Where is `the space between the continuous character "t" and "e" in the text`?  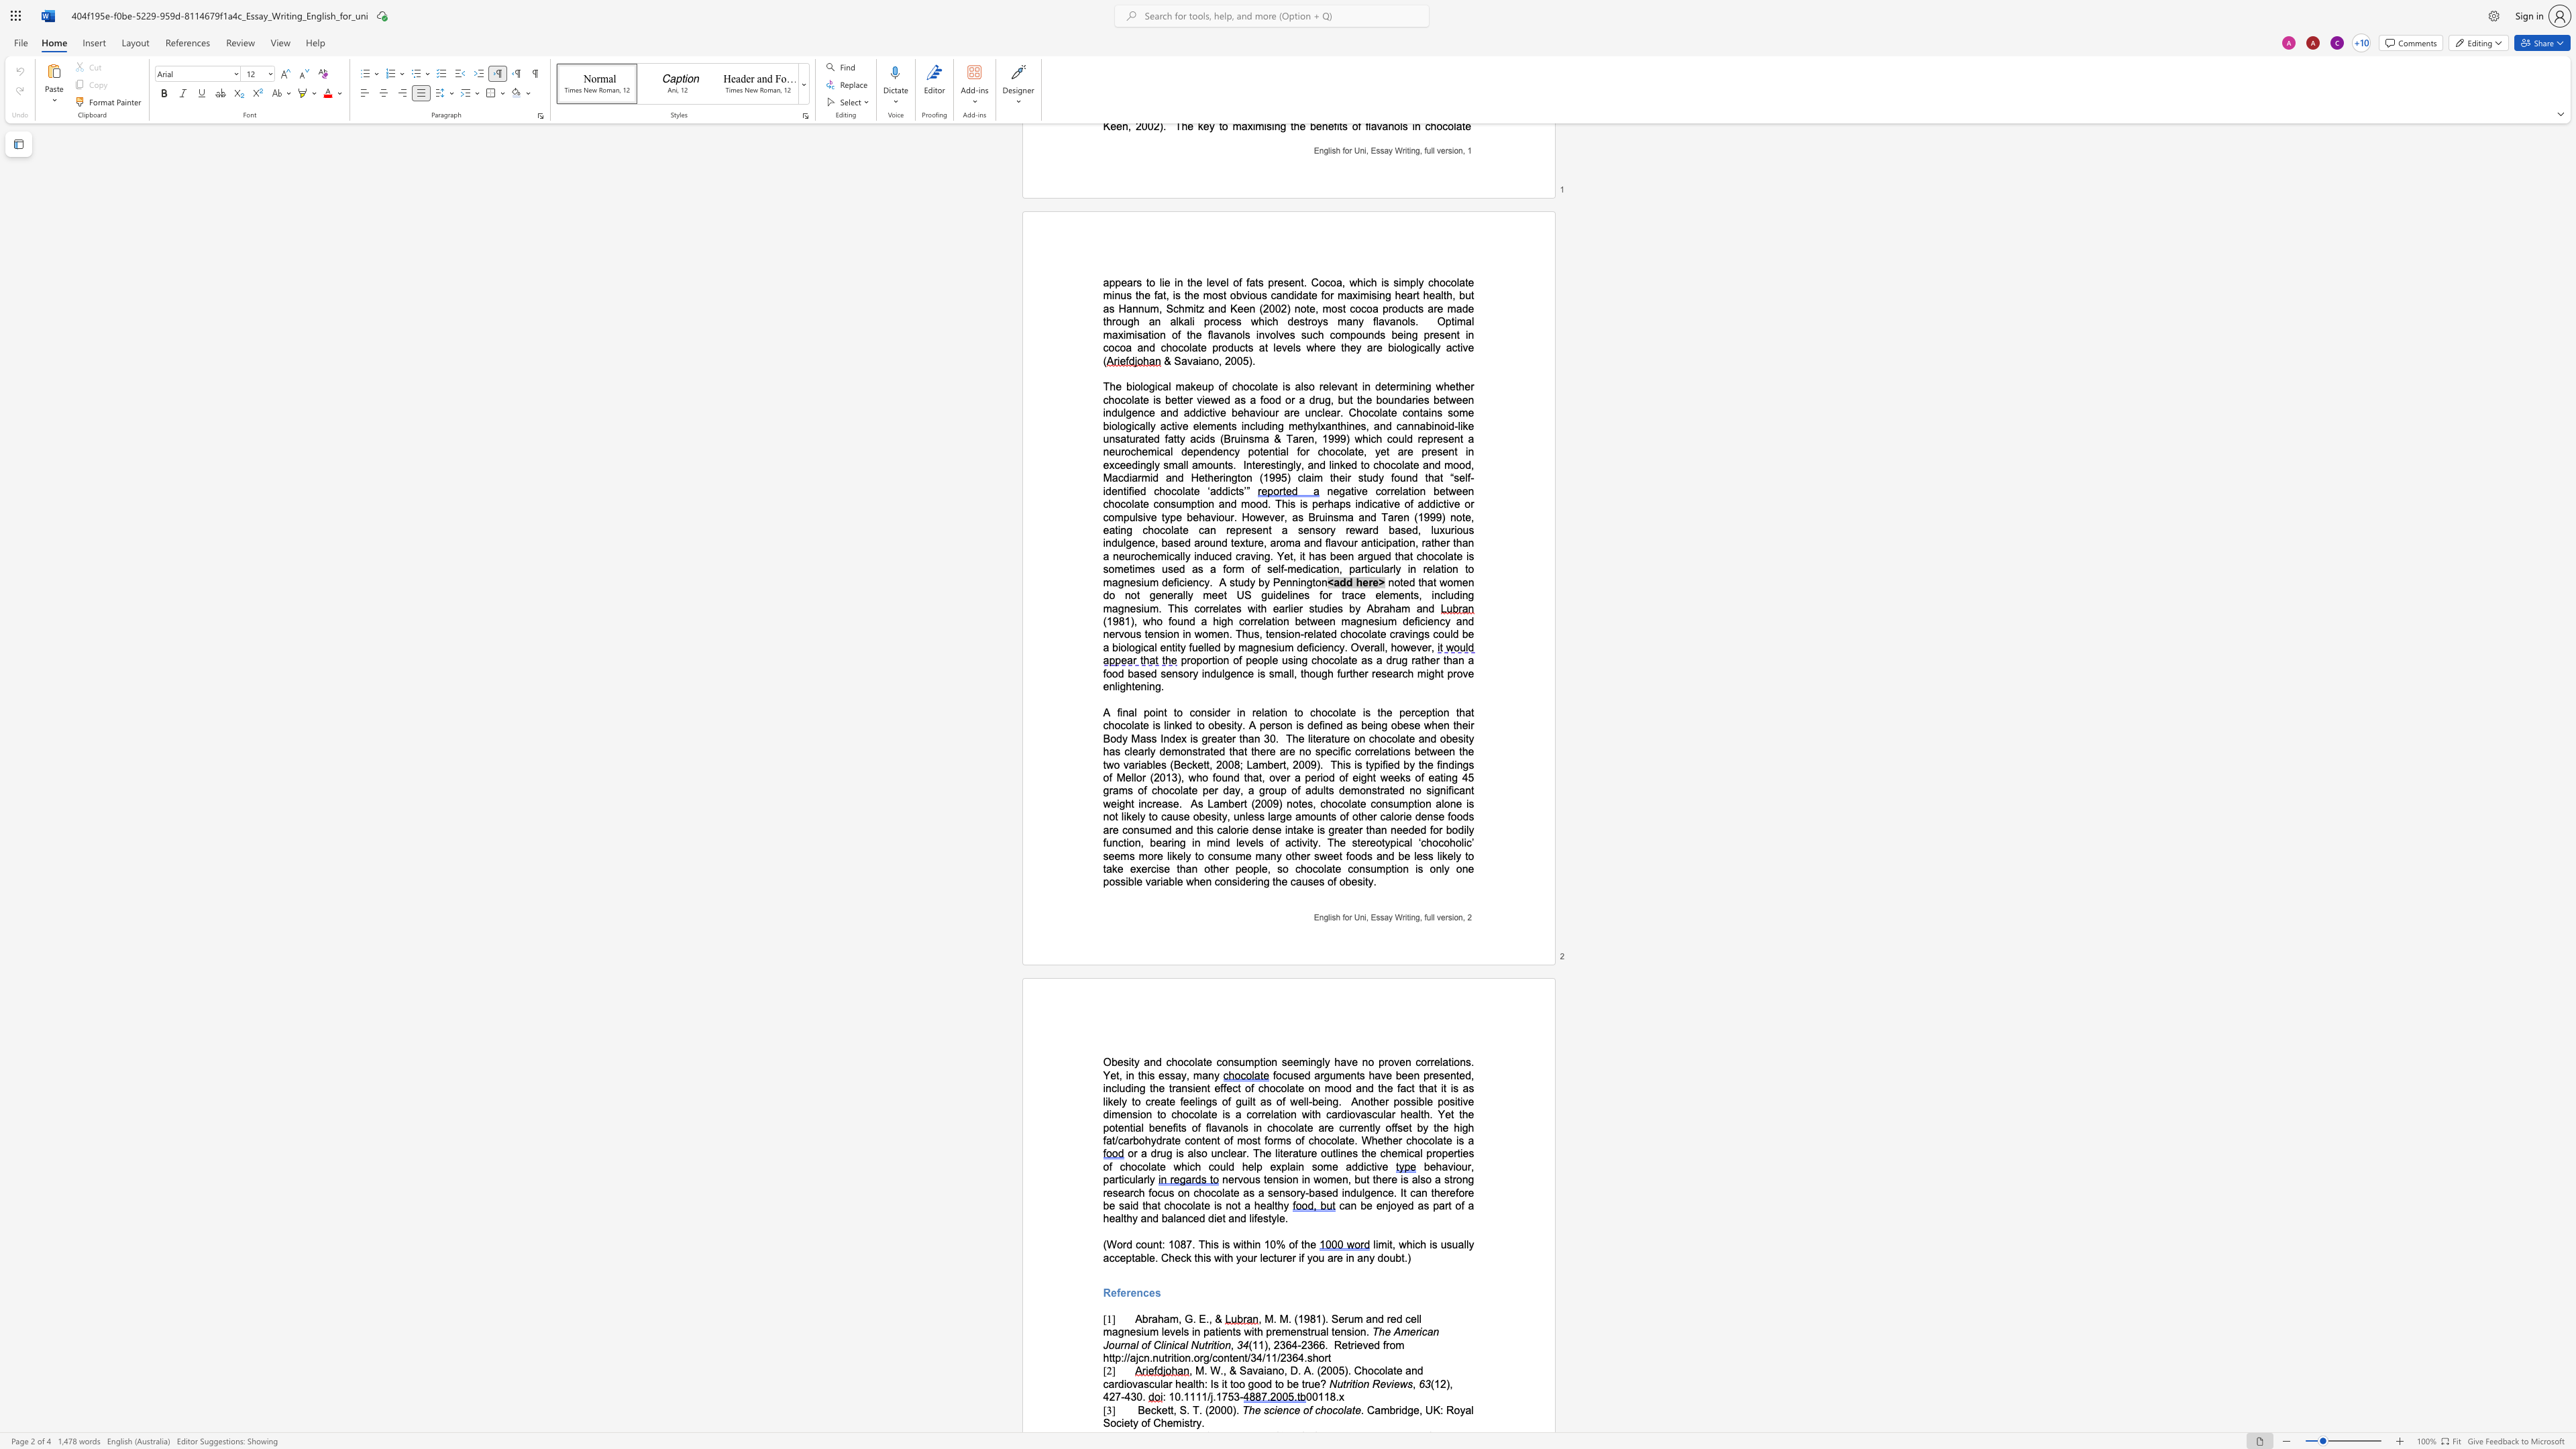 the space between the continuous character "t" and "e" in the text is located at coordinates (1207, 1061).